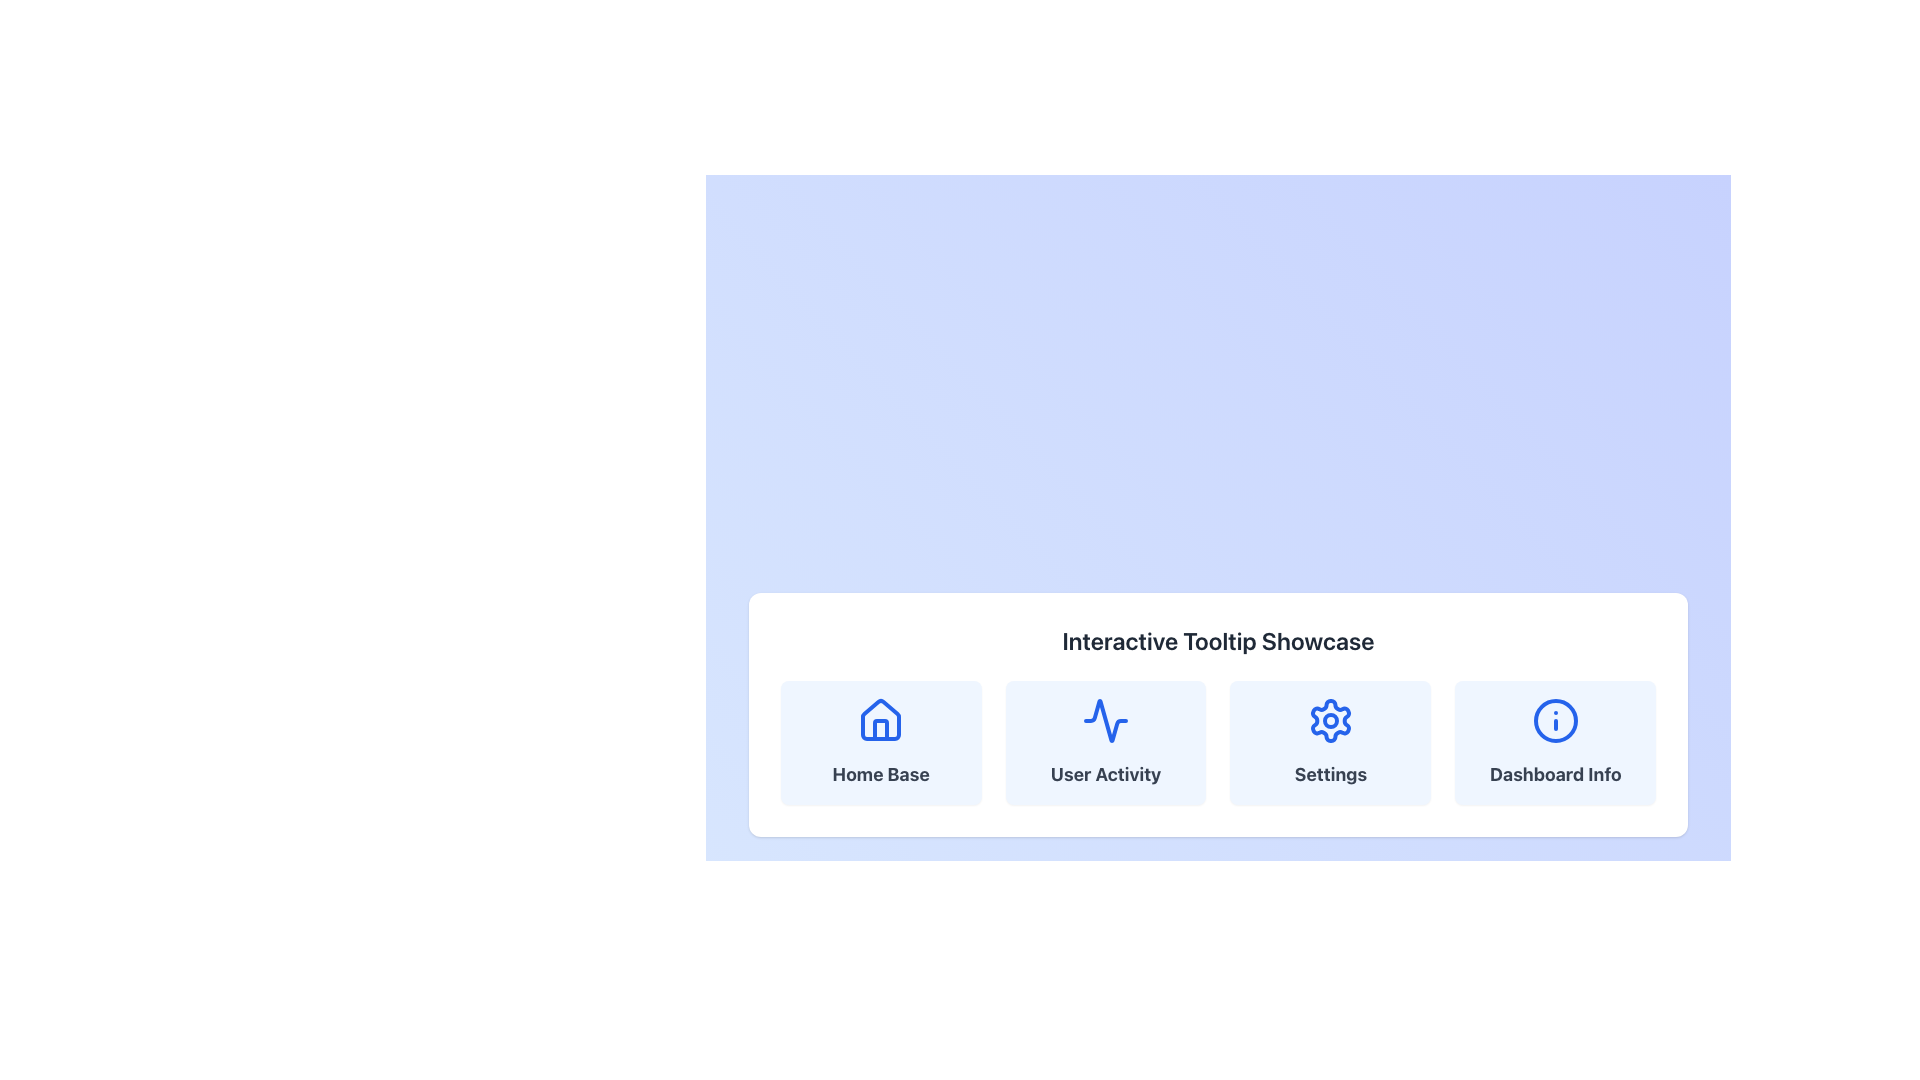  Describe the element at coordinates (1105, 774) in the screenshot. I see `text label that reads 'User Activity' in bold, dark gray font within a light blue background card, positioned below an activity icon` at that location.